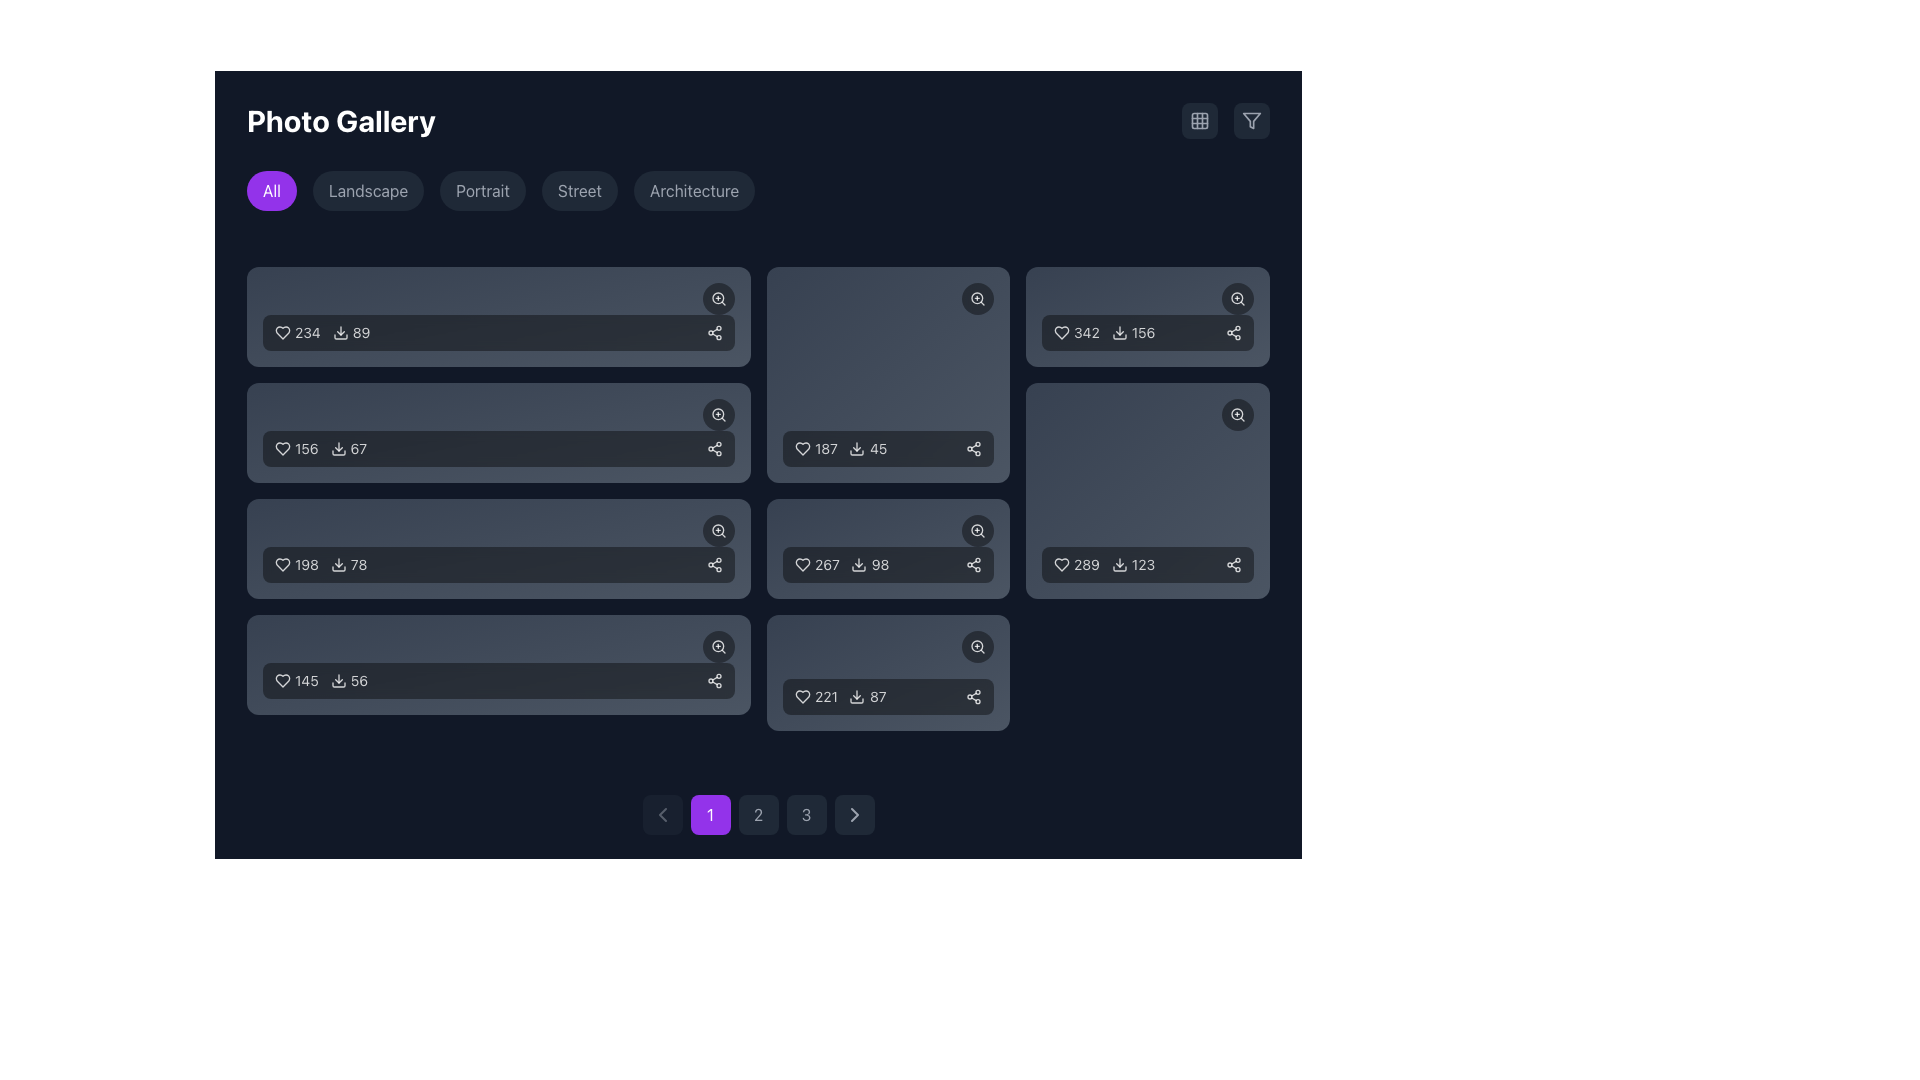 This screenshot has height=1080, width=1920. Describe the element at coordinates (854, 814) in the screenshot. I see `the chevron-shaped arrow icon within the button located at the bottom-right corner of the pagination bar` at that location.